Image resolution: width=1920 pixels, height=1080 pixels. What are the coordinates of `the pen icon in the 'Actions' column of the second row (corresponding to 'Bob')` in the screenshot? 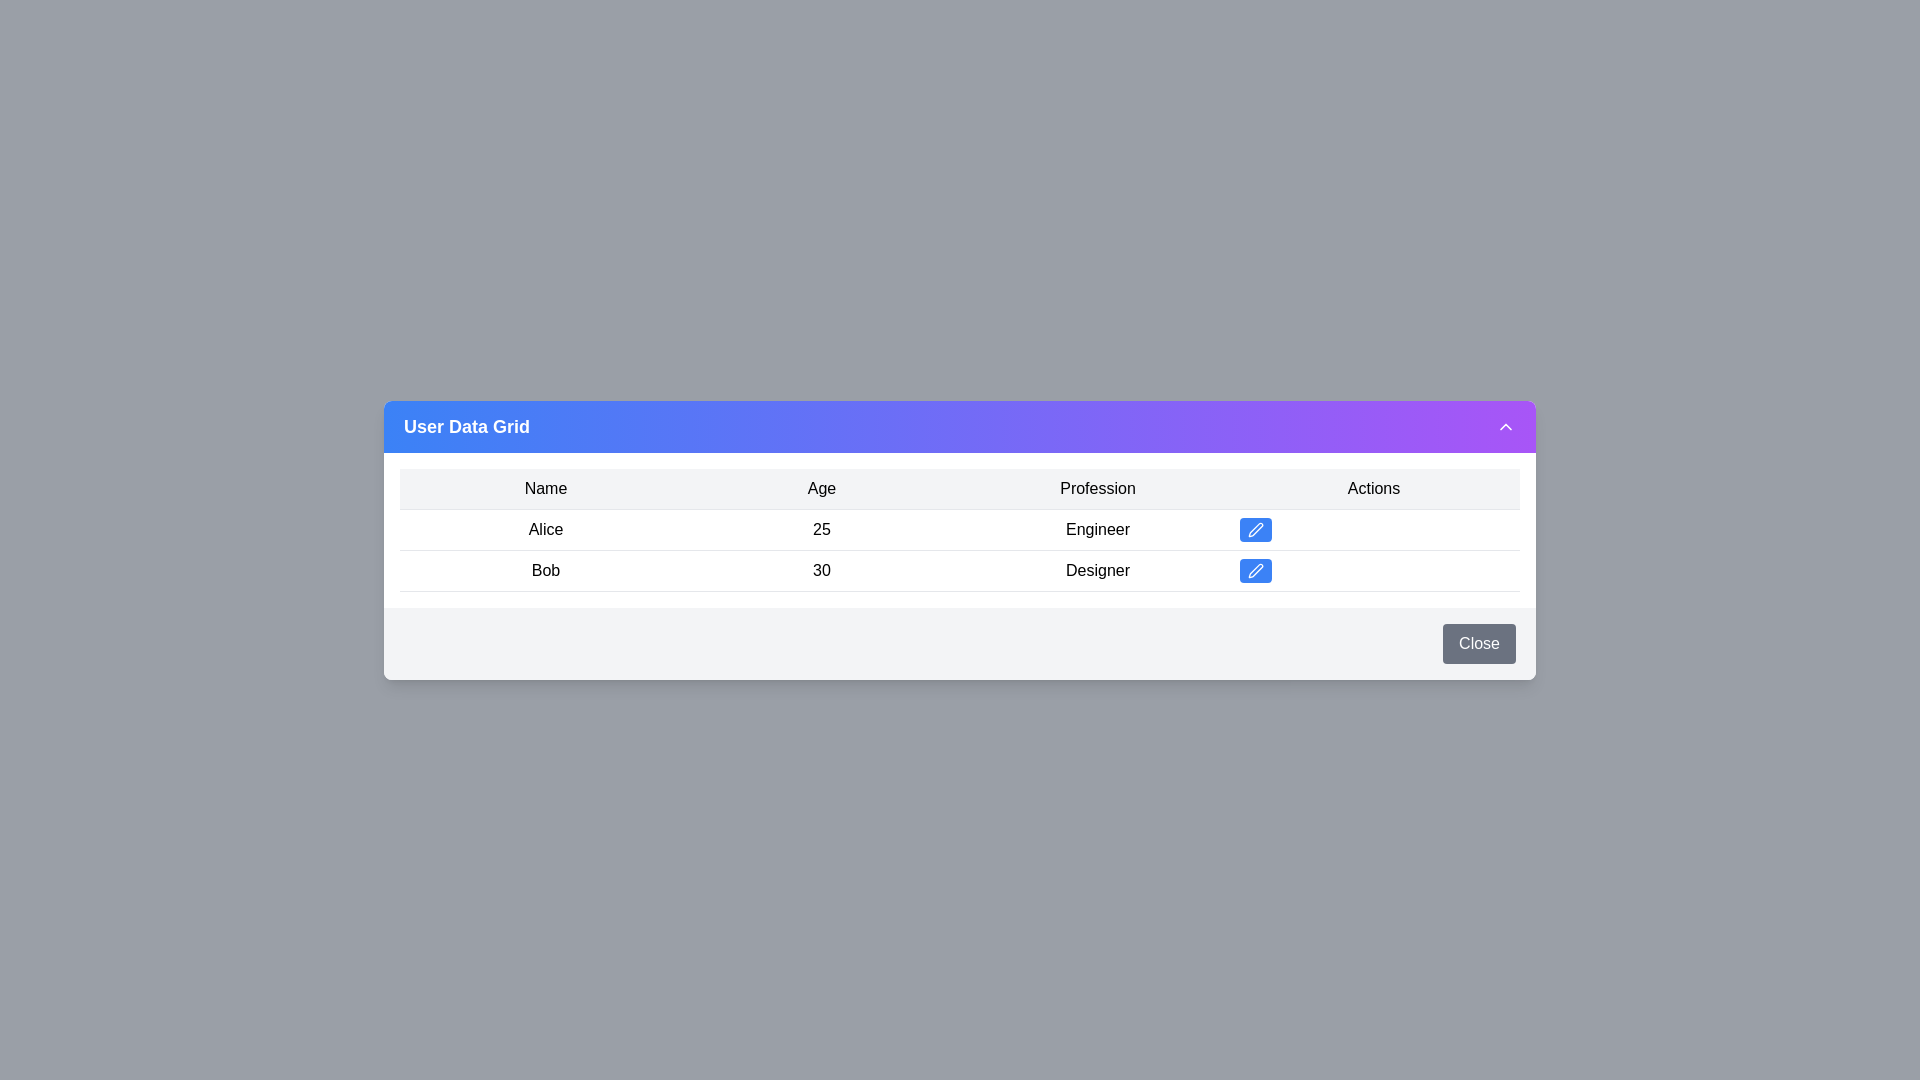 It's located at (1255, 570).